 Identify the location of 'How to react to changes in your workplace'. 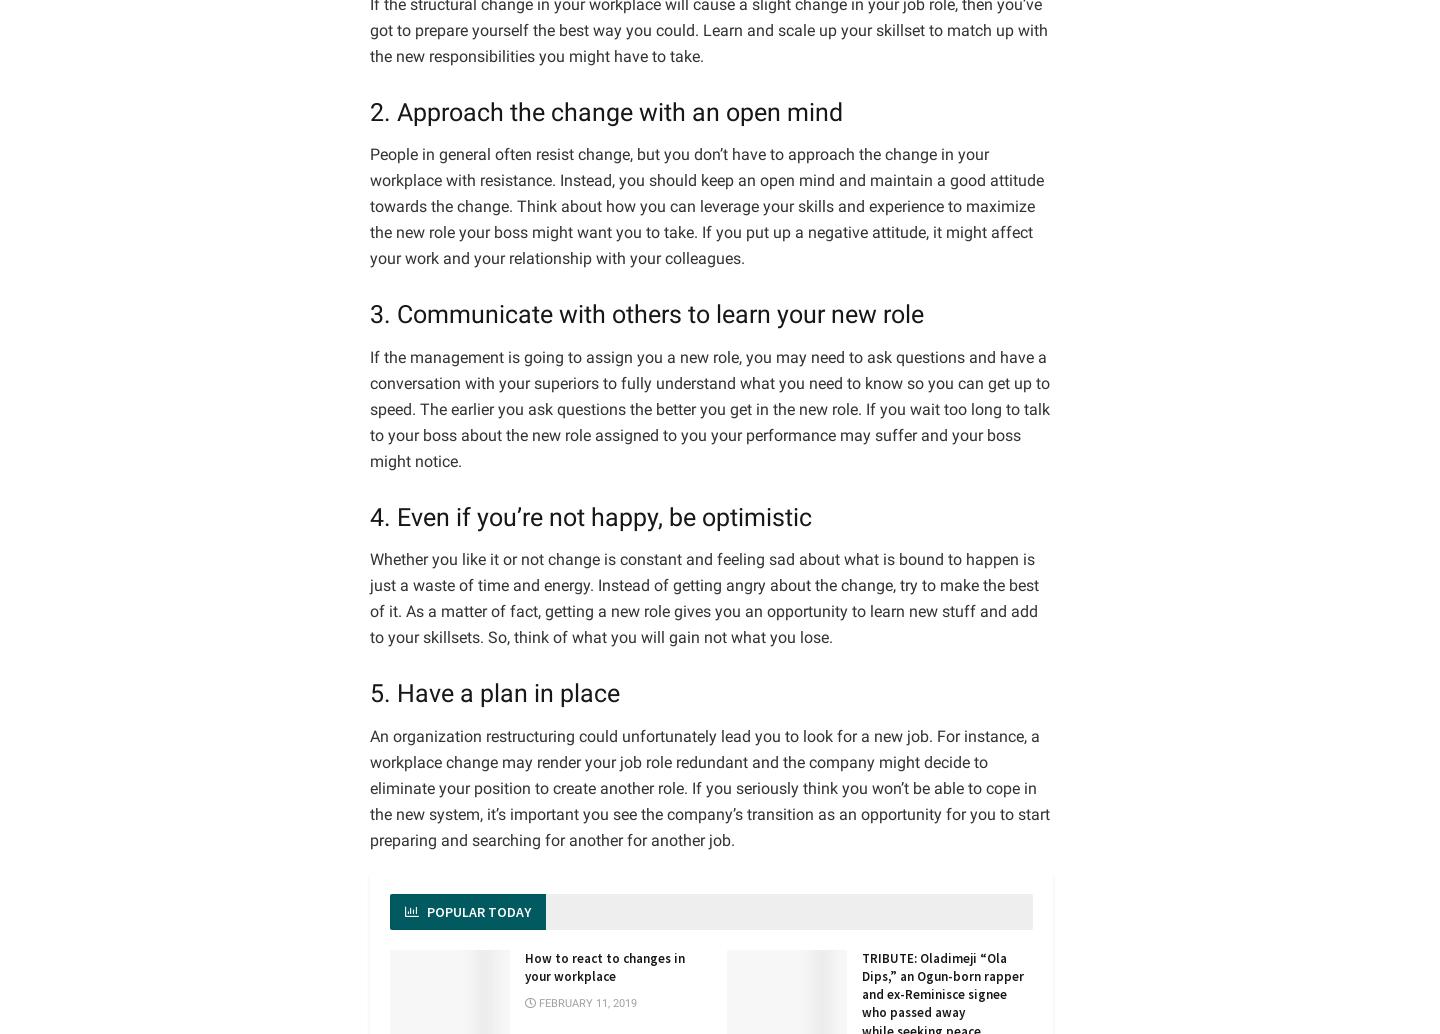
(603, 965).